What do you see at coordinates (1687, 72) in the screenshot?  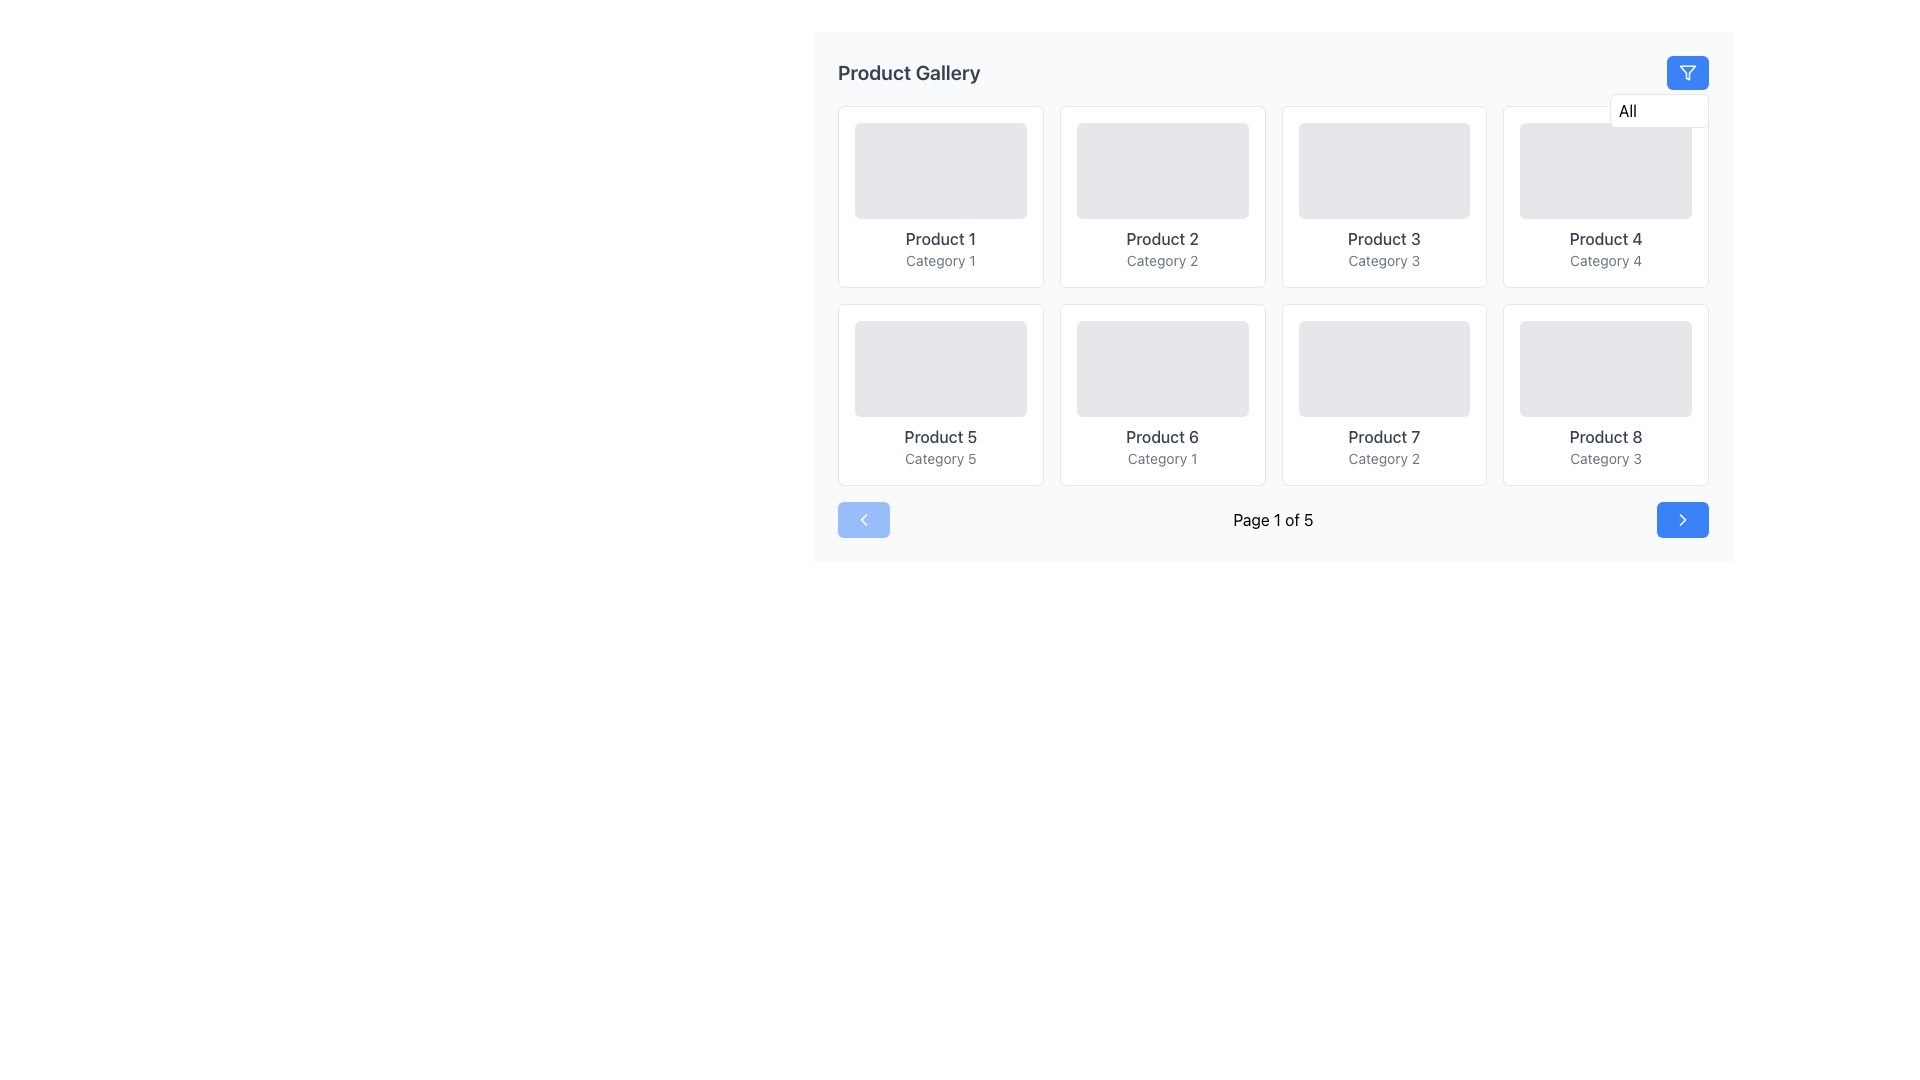 I see `the filtering options button located at the top-right corner of the 'Product Gallery' section, to the right of the text 'All'` at bounding box center [1687, 72].